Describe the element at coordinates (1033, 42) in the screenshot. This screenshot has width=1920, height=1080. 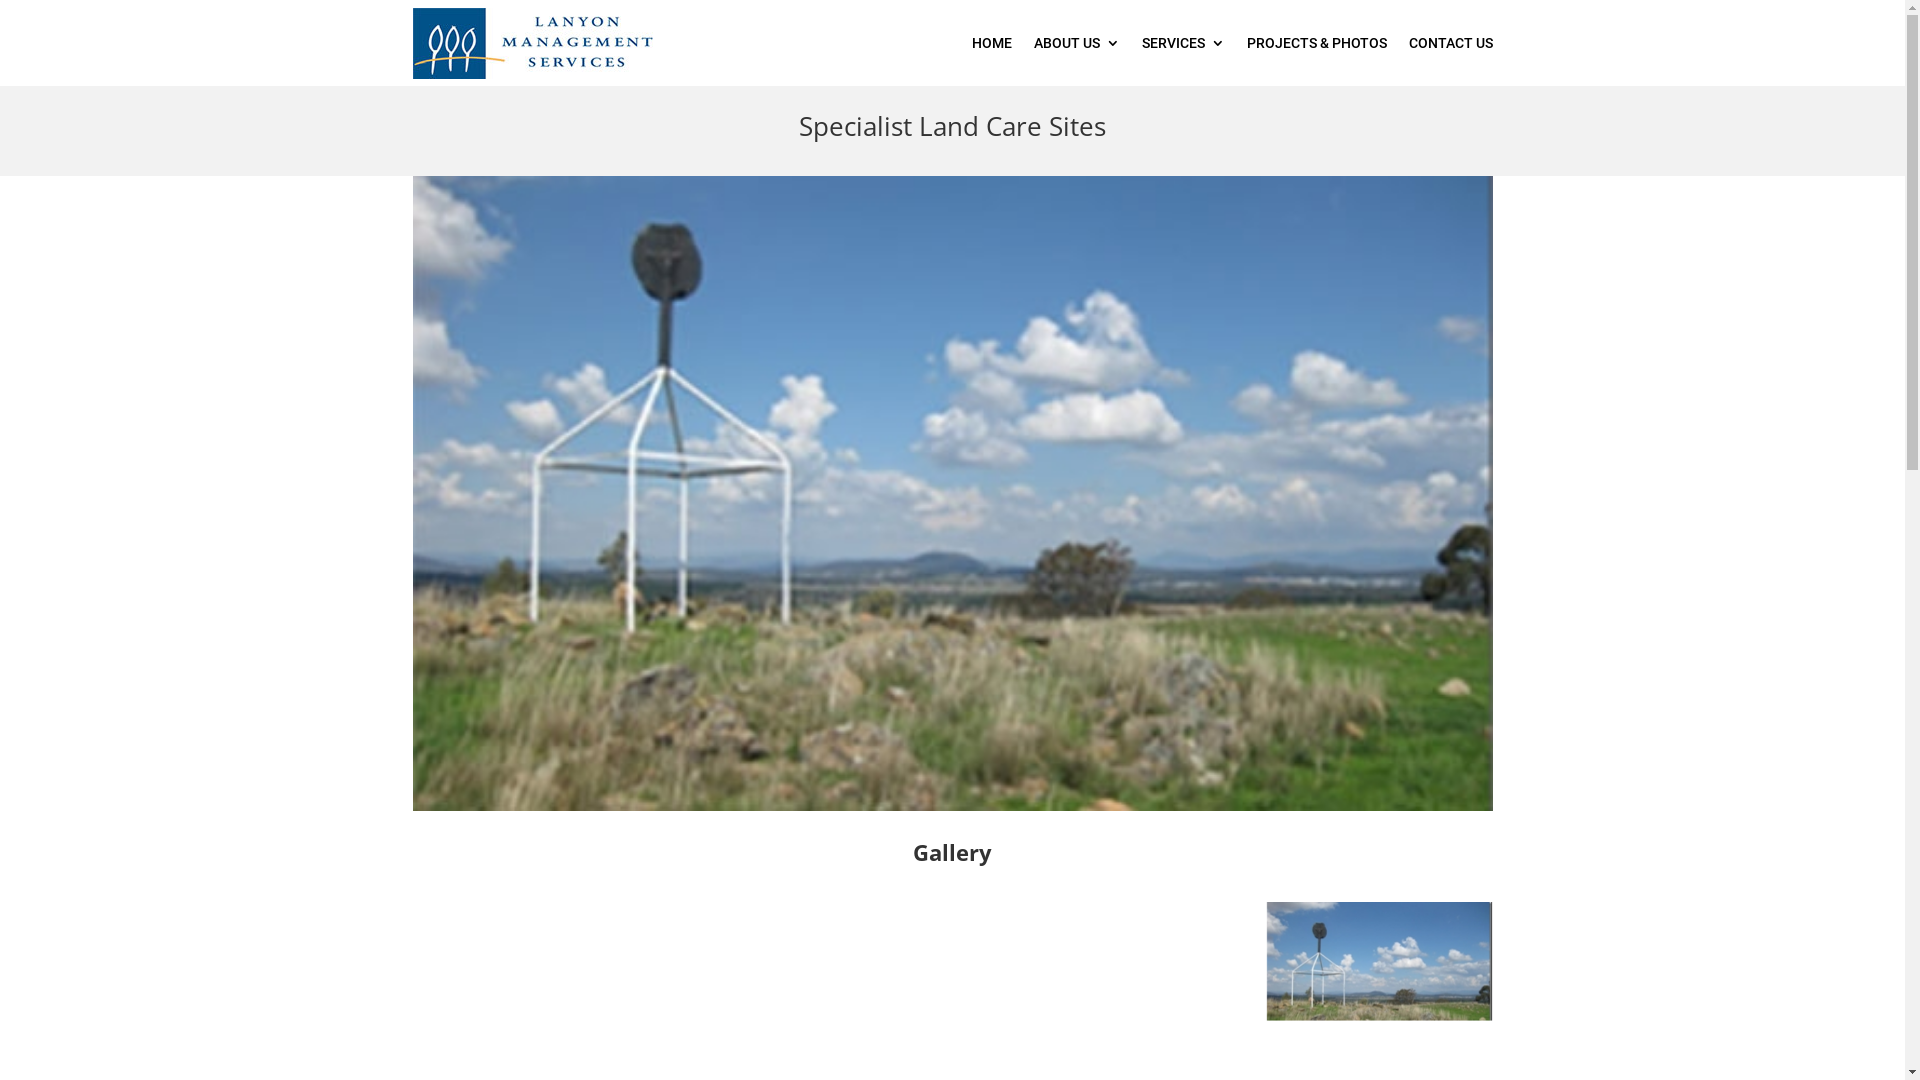
I see `'ABOUT US'` at that location.